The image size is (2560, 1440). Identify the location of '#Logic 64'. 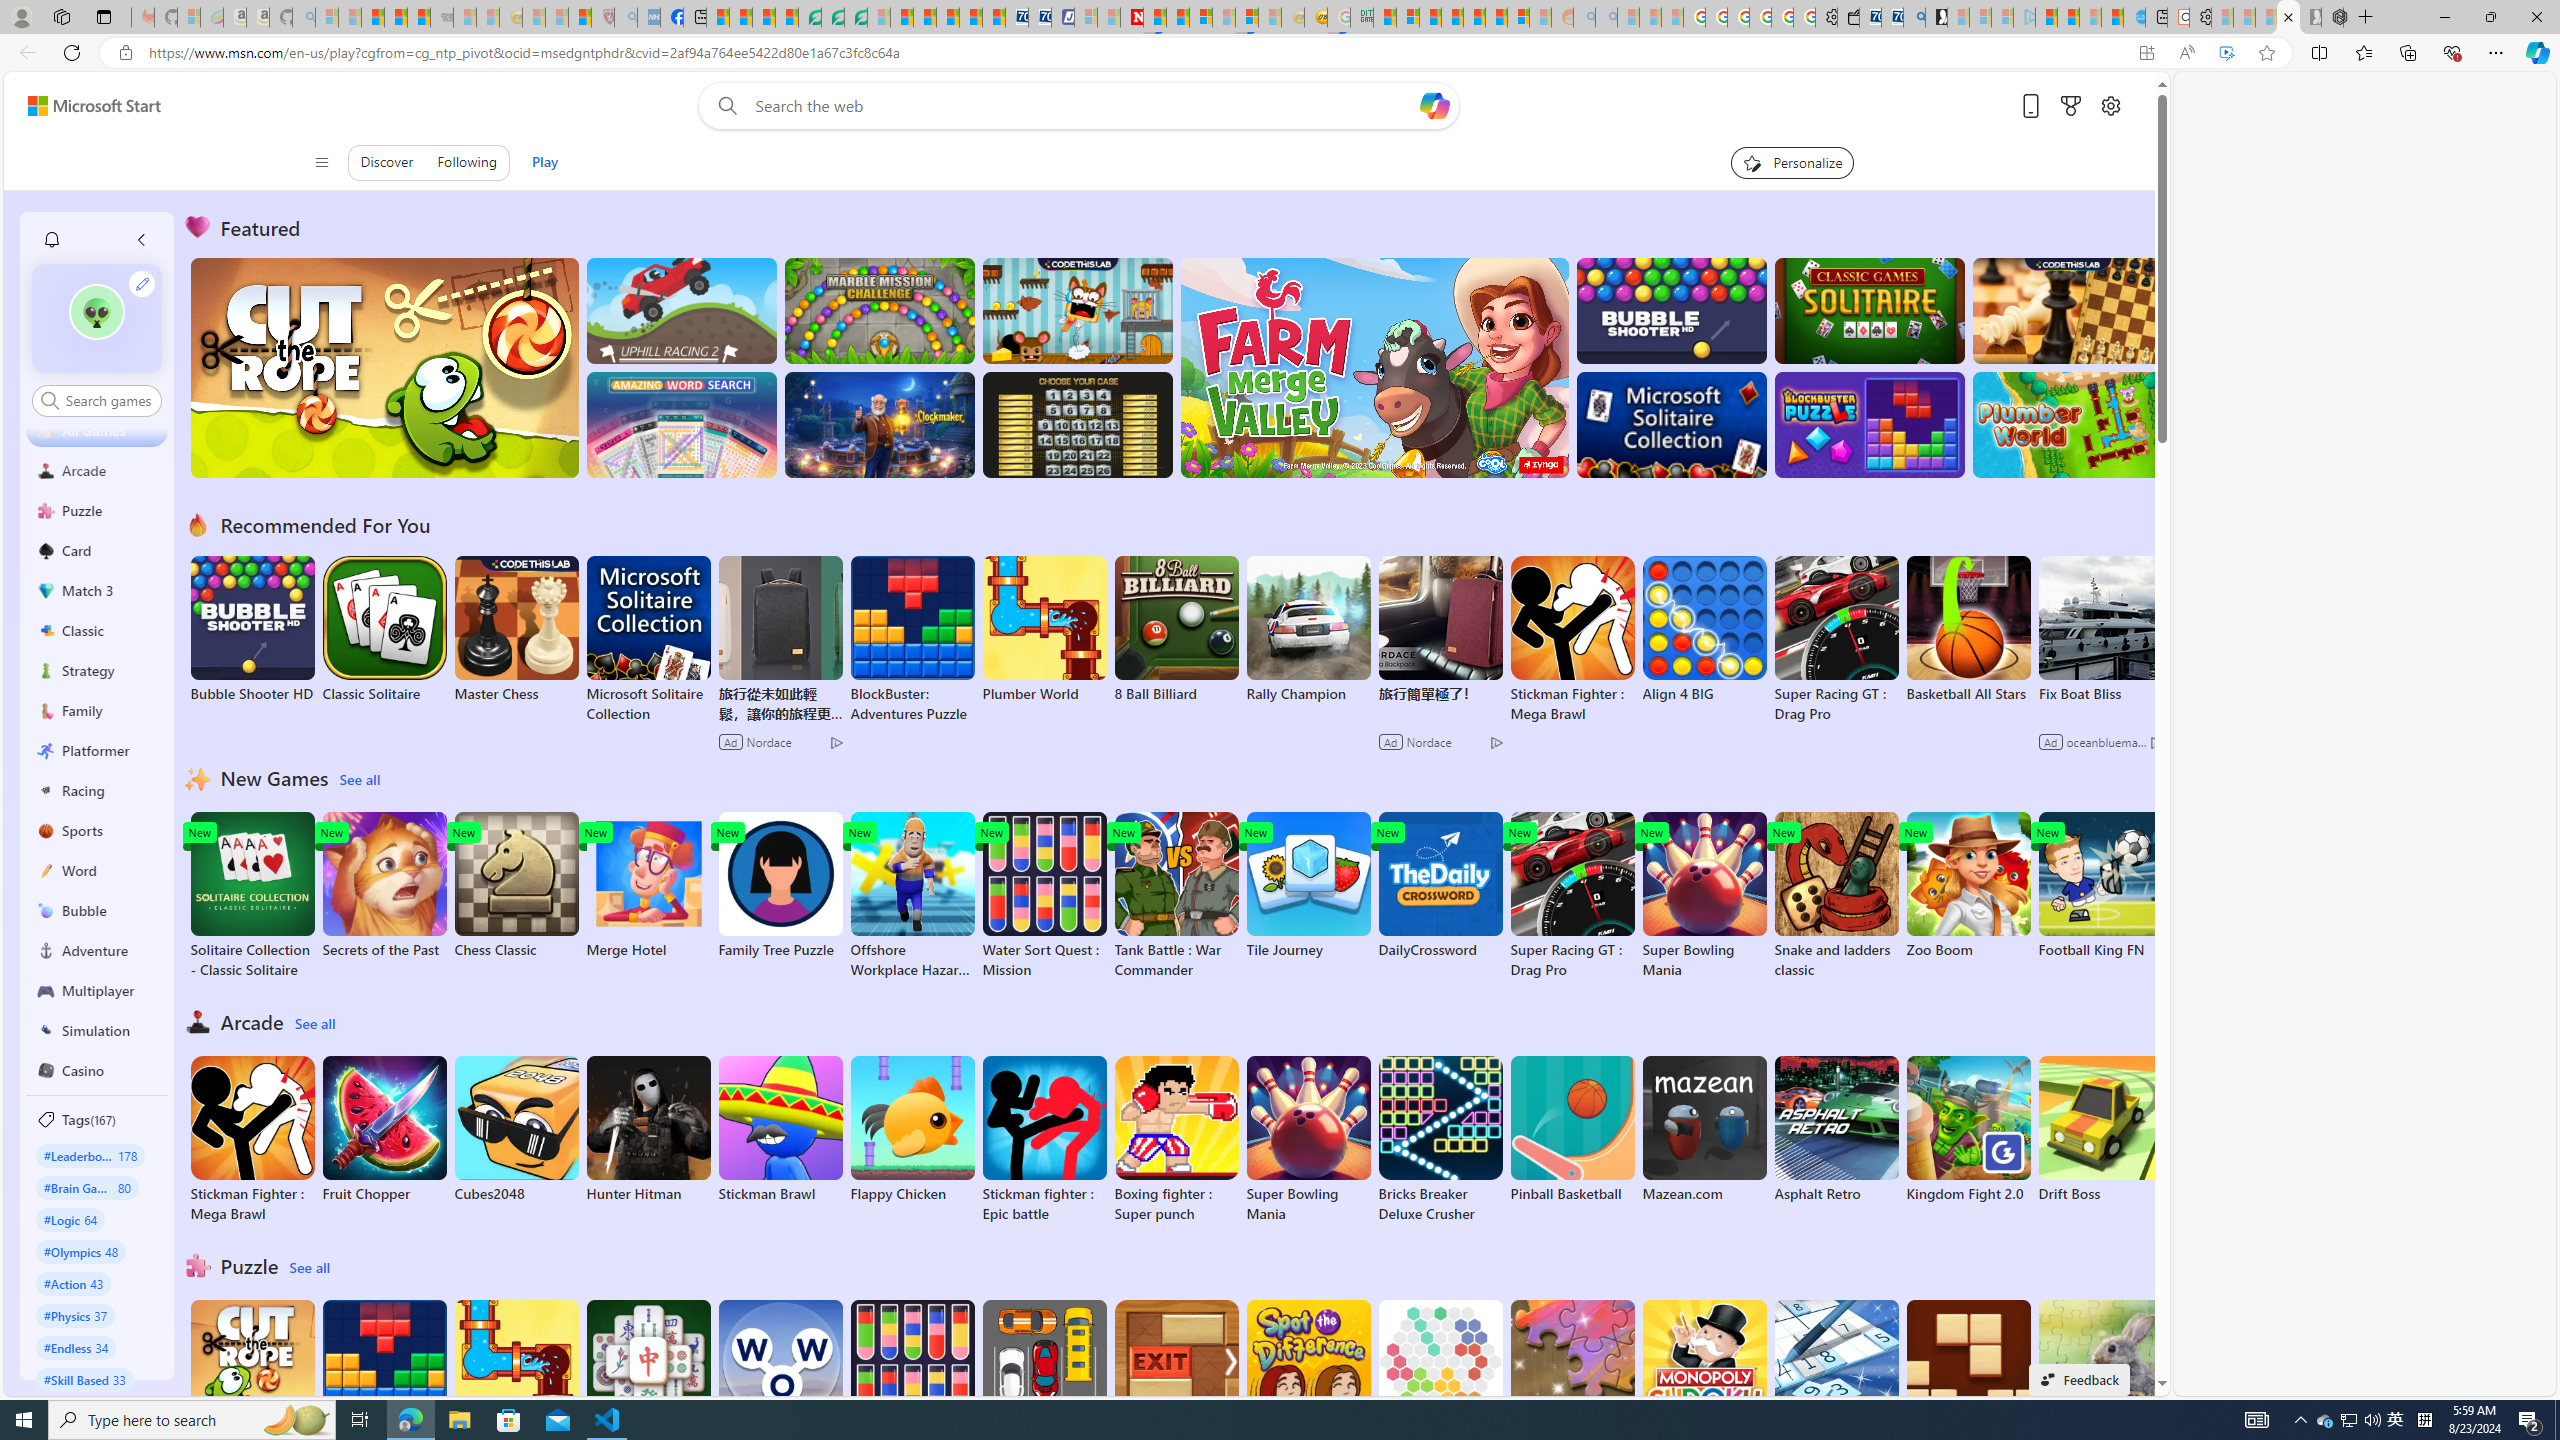
(69, 1218).